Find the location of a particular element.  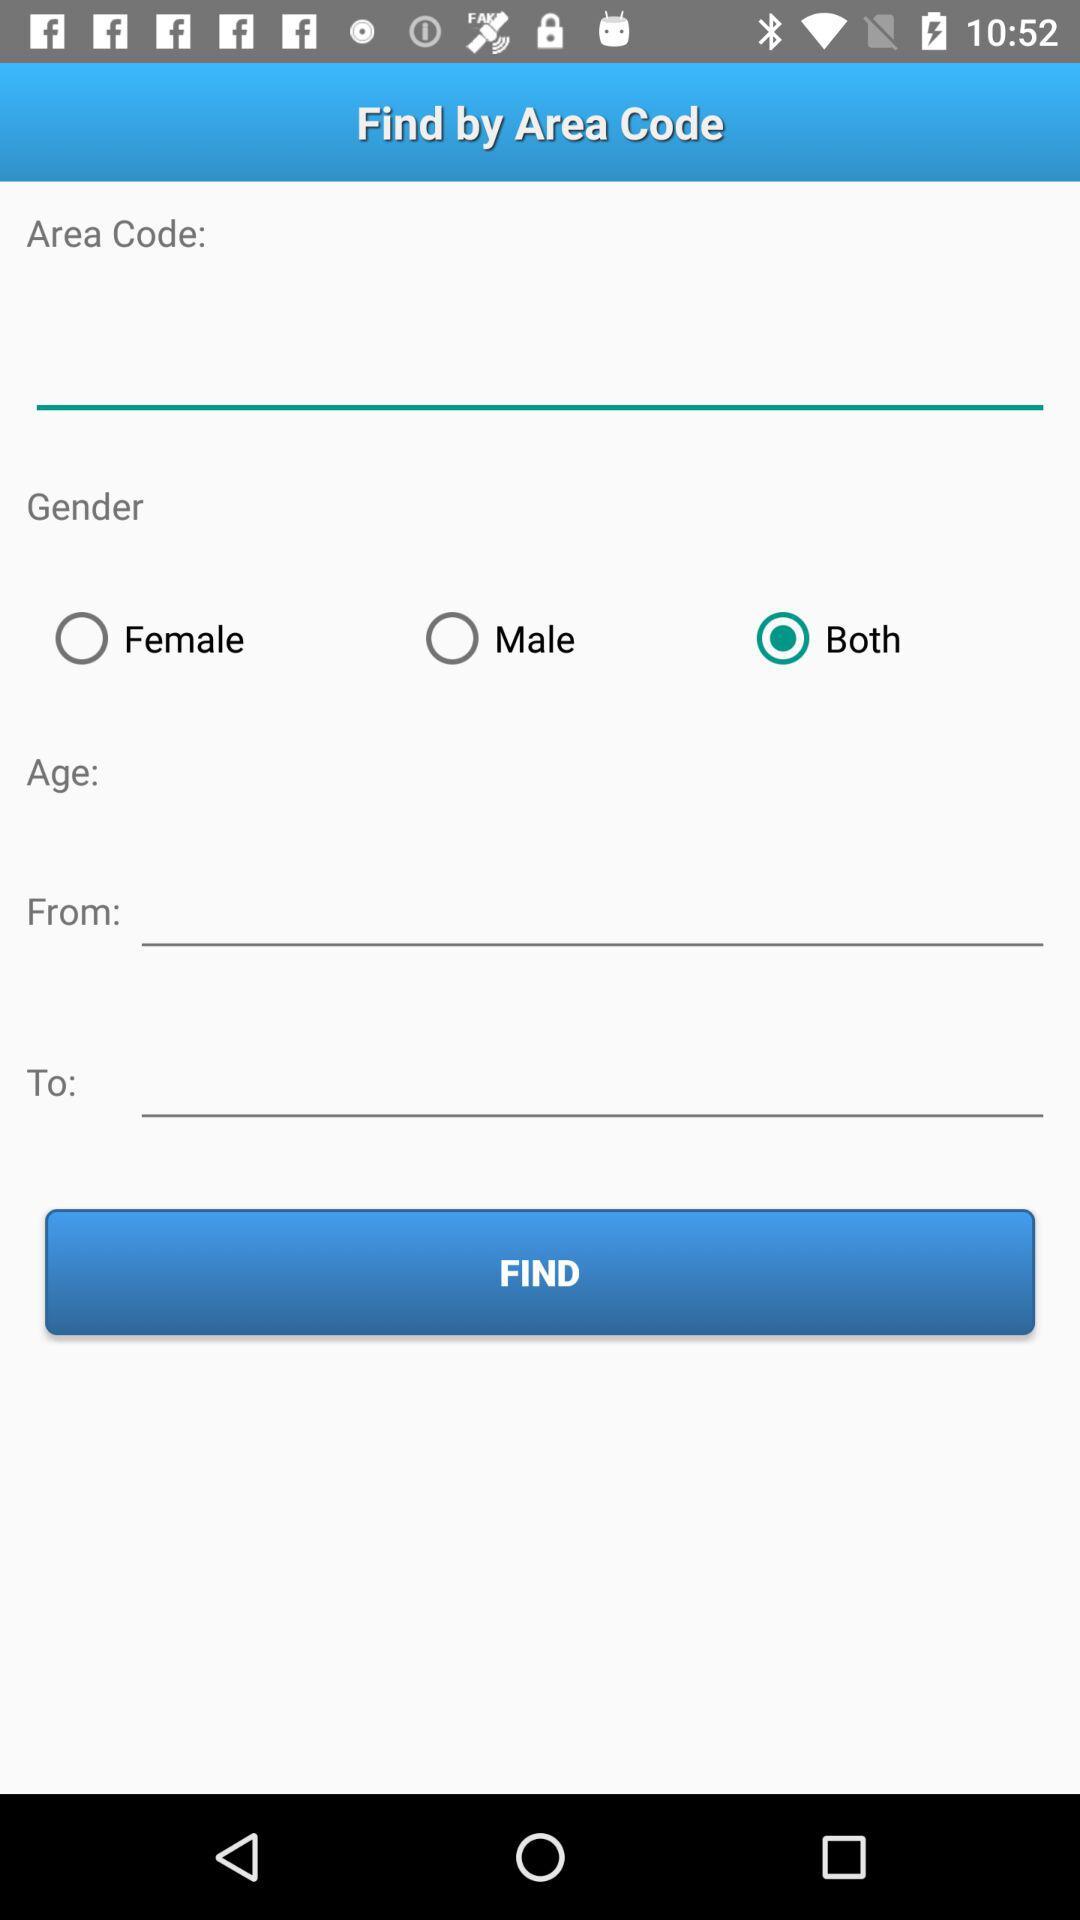

set age to is located at coordinates (591, 1077).